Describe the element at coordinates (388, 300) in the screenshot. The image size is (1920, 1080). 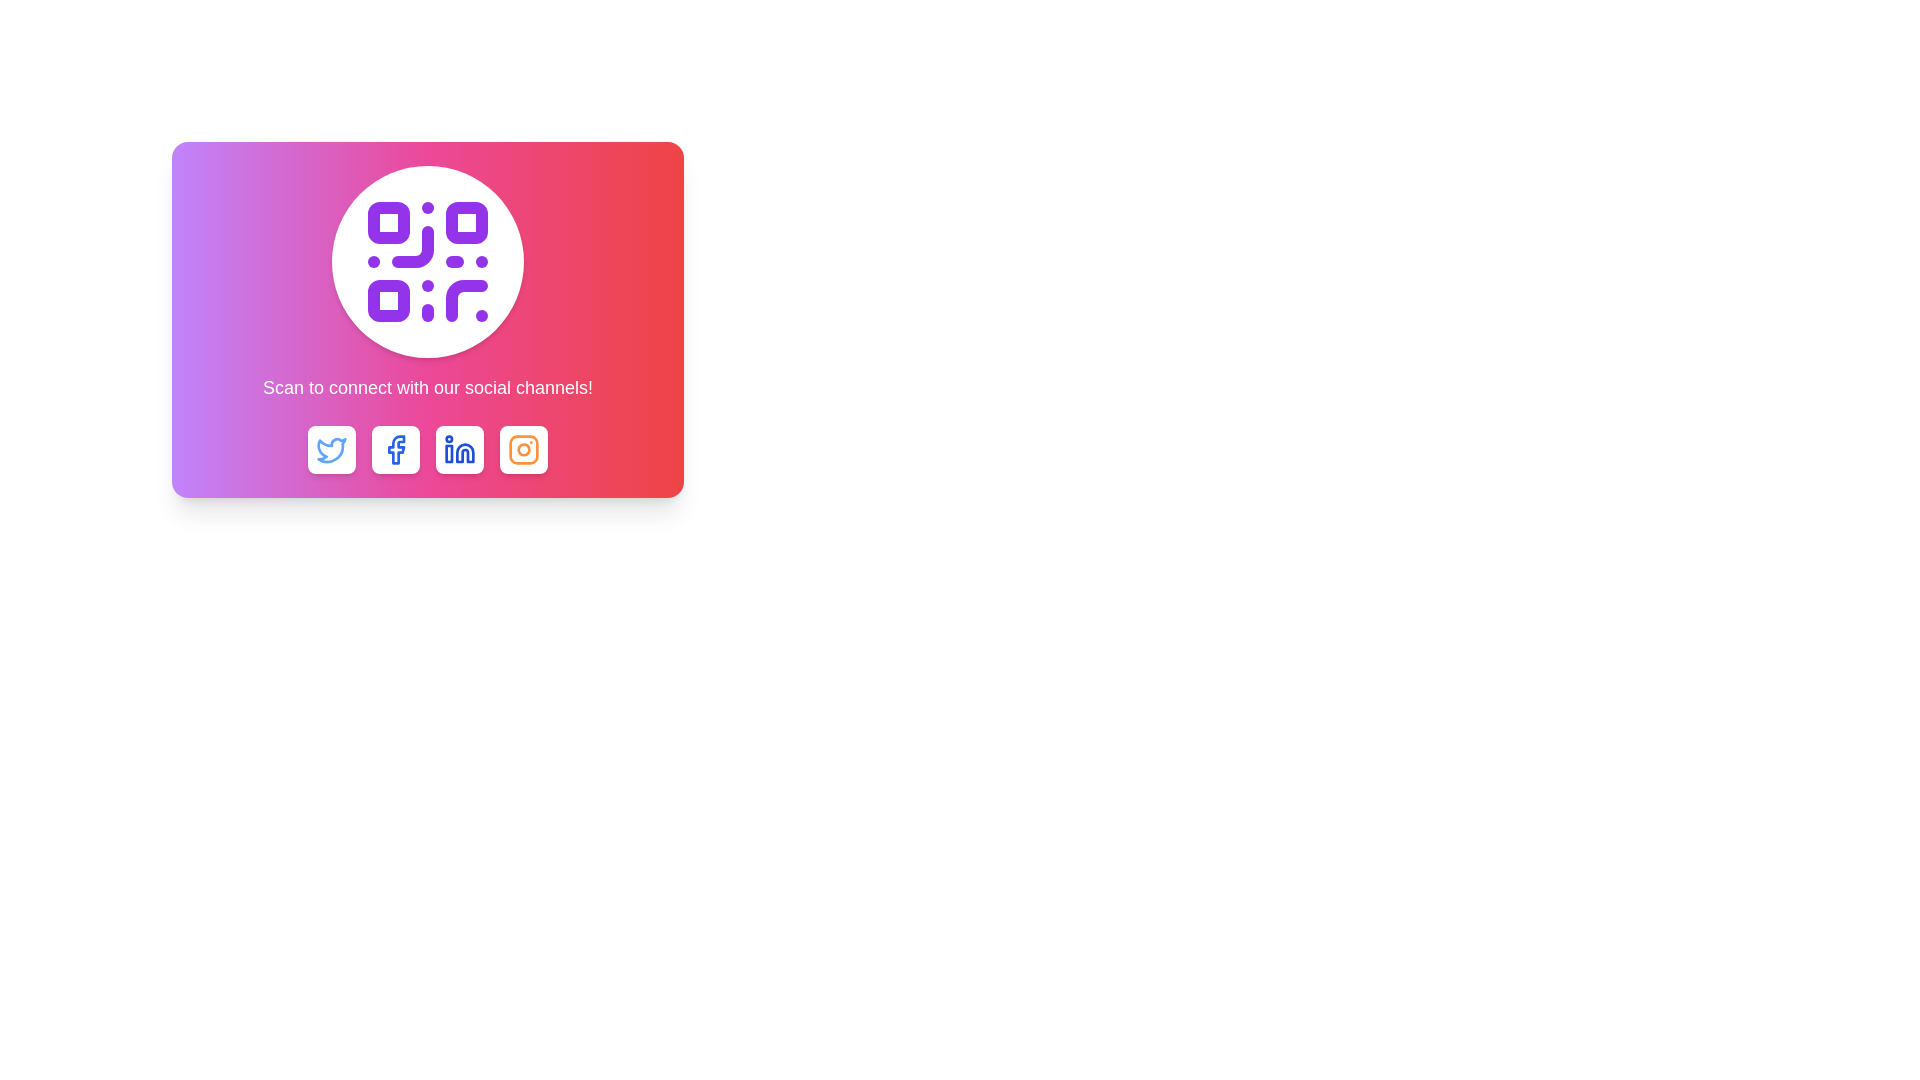
I see `the third visible square-shaped component in the lower-left section of the QR code, which contributes to its scannable pattern` at that location.